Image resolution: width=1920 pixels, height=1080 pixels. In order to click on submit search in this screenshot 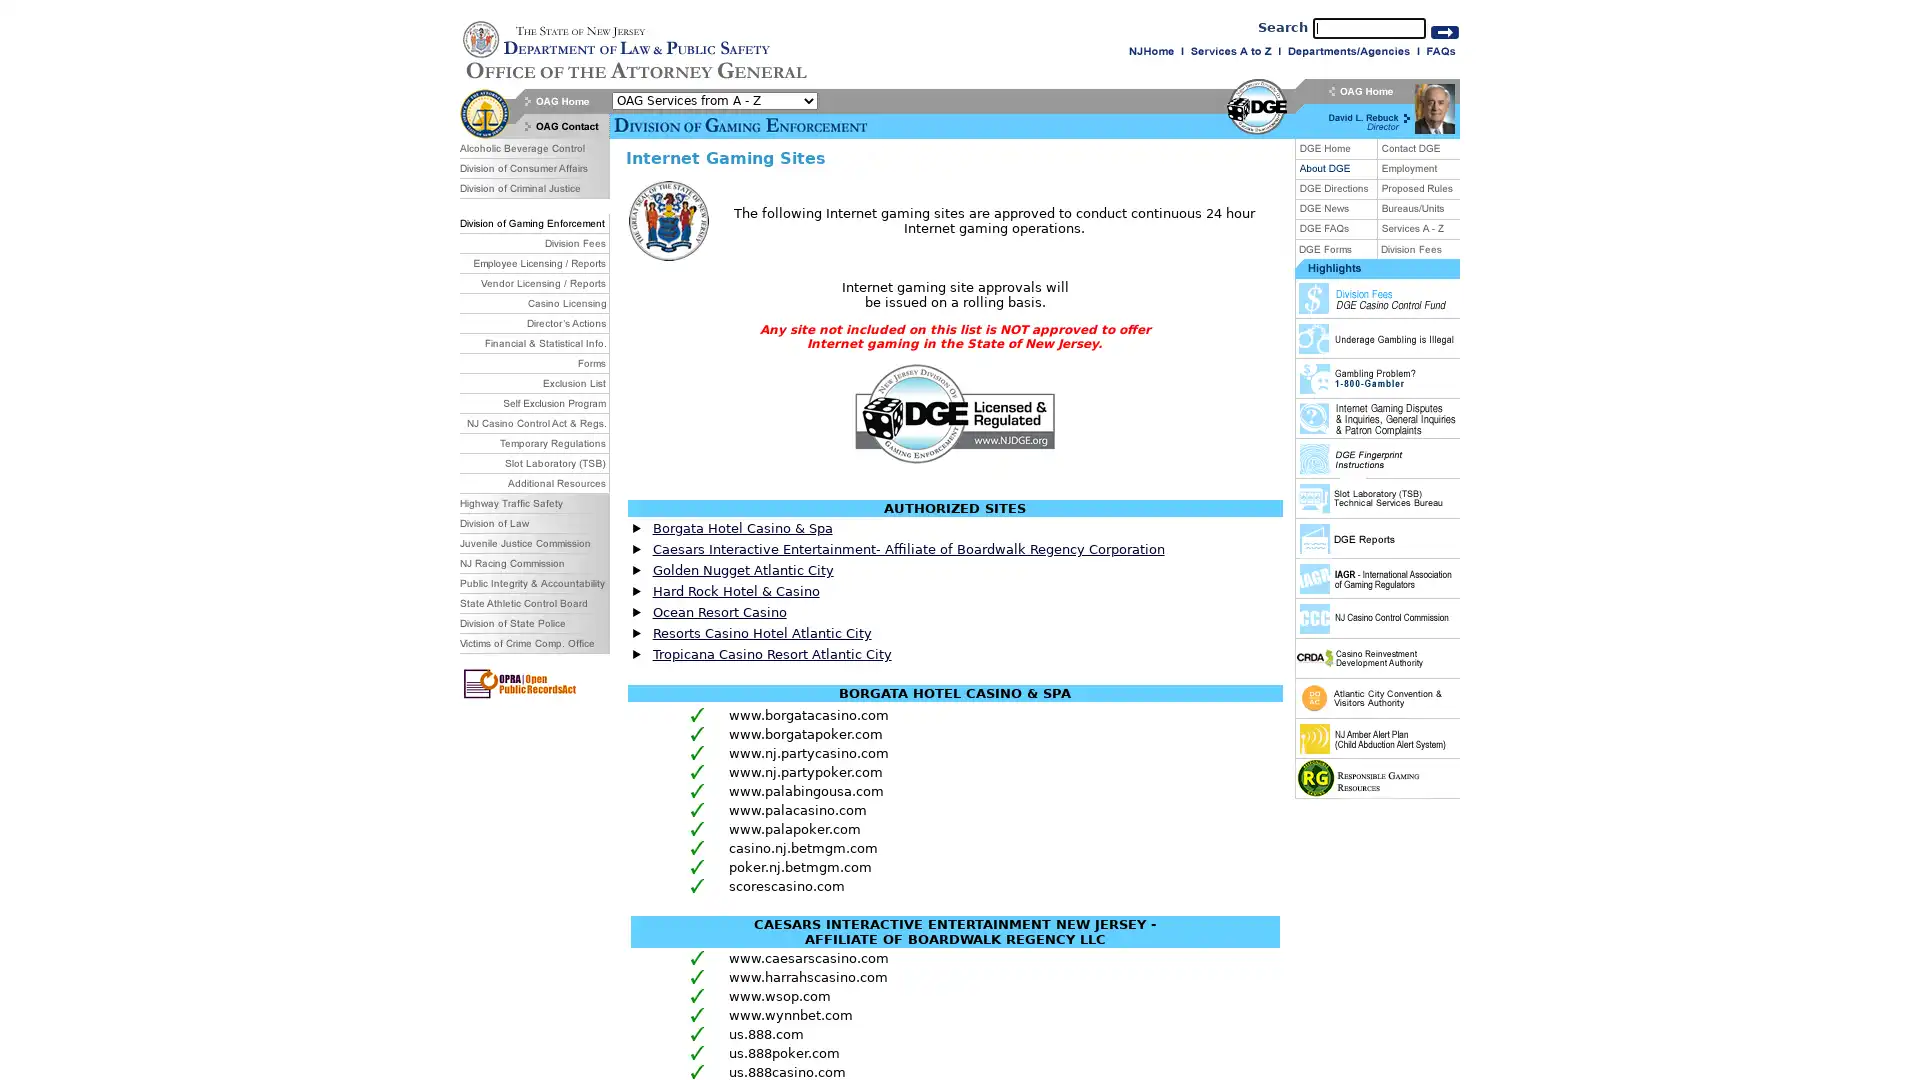, I will do `click(1444, 31)`.